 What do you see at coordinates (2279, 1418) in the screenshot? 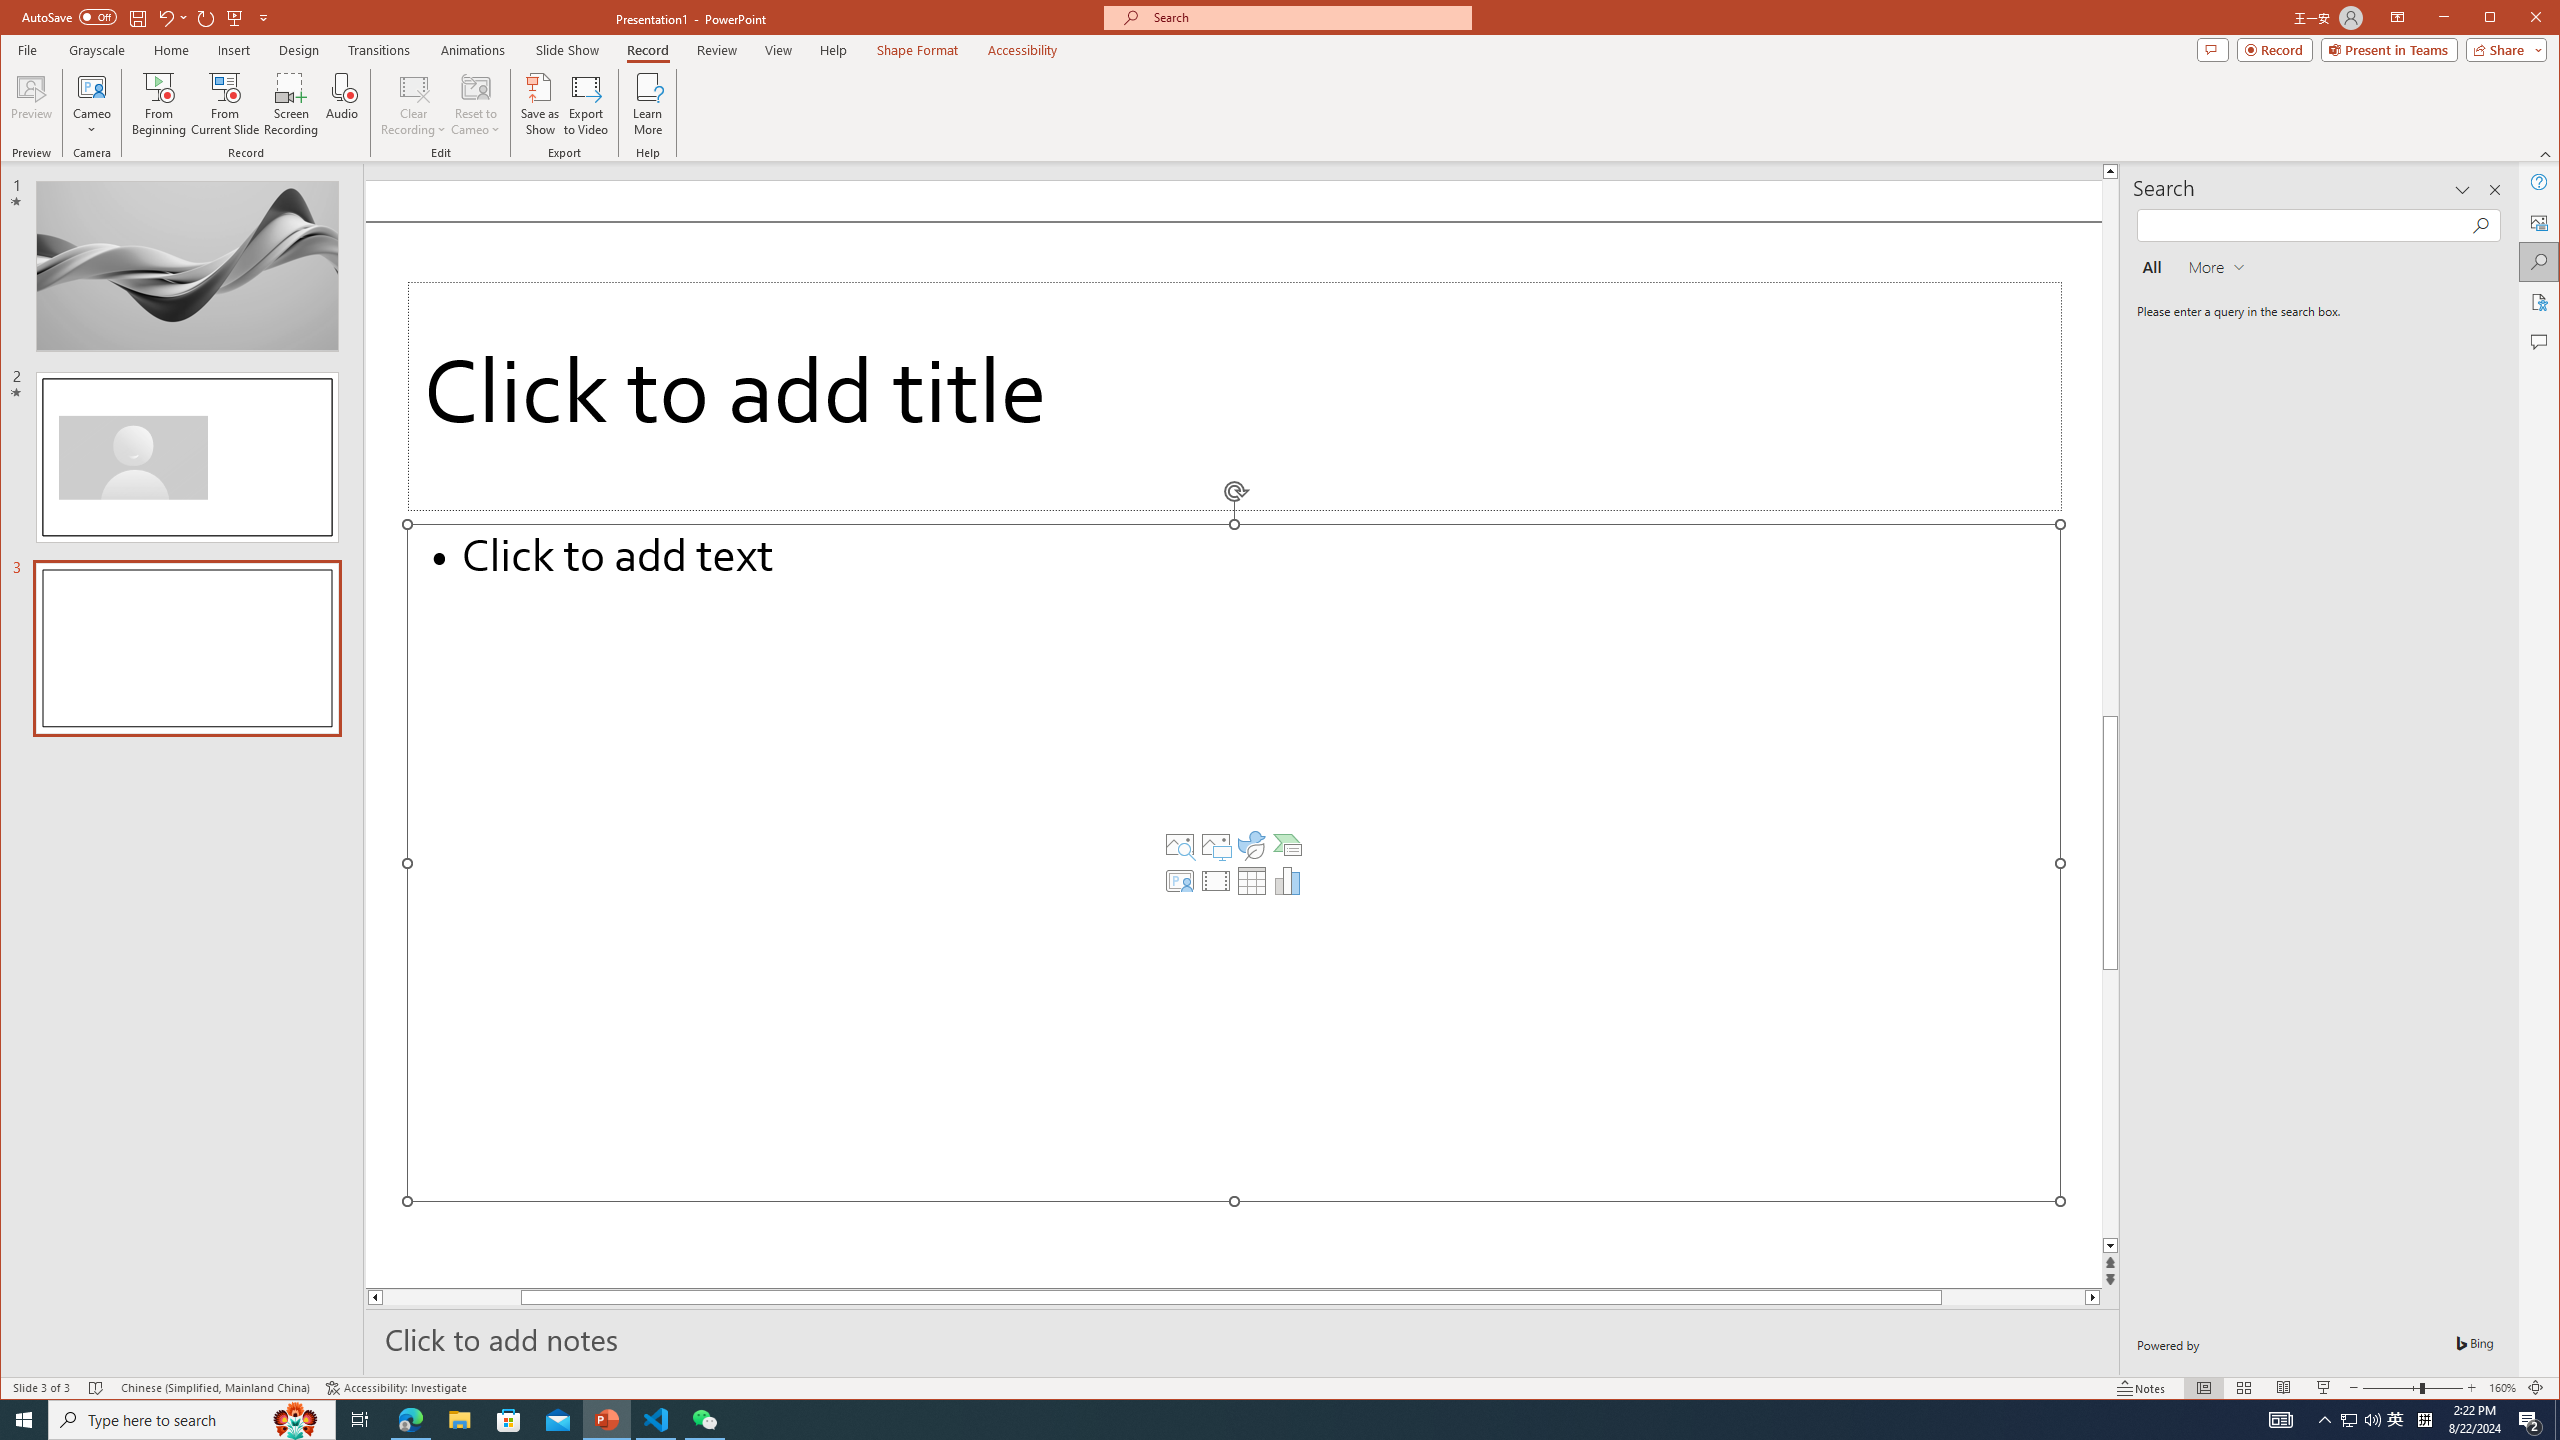
I see `'AutomationID: 4105'` at bounding box center [2279, 1418].